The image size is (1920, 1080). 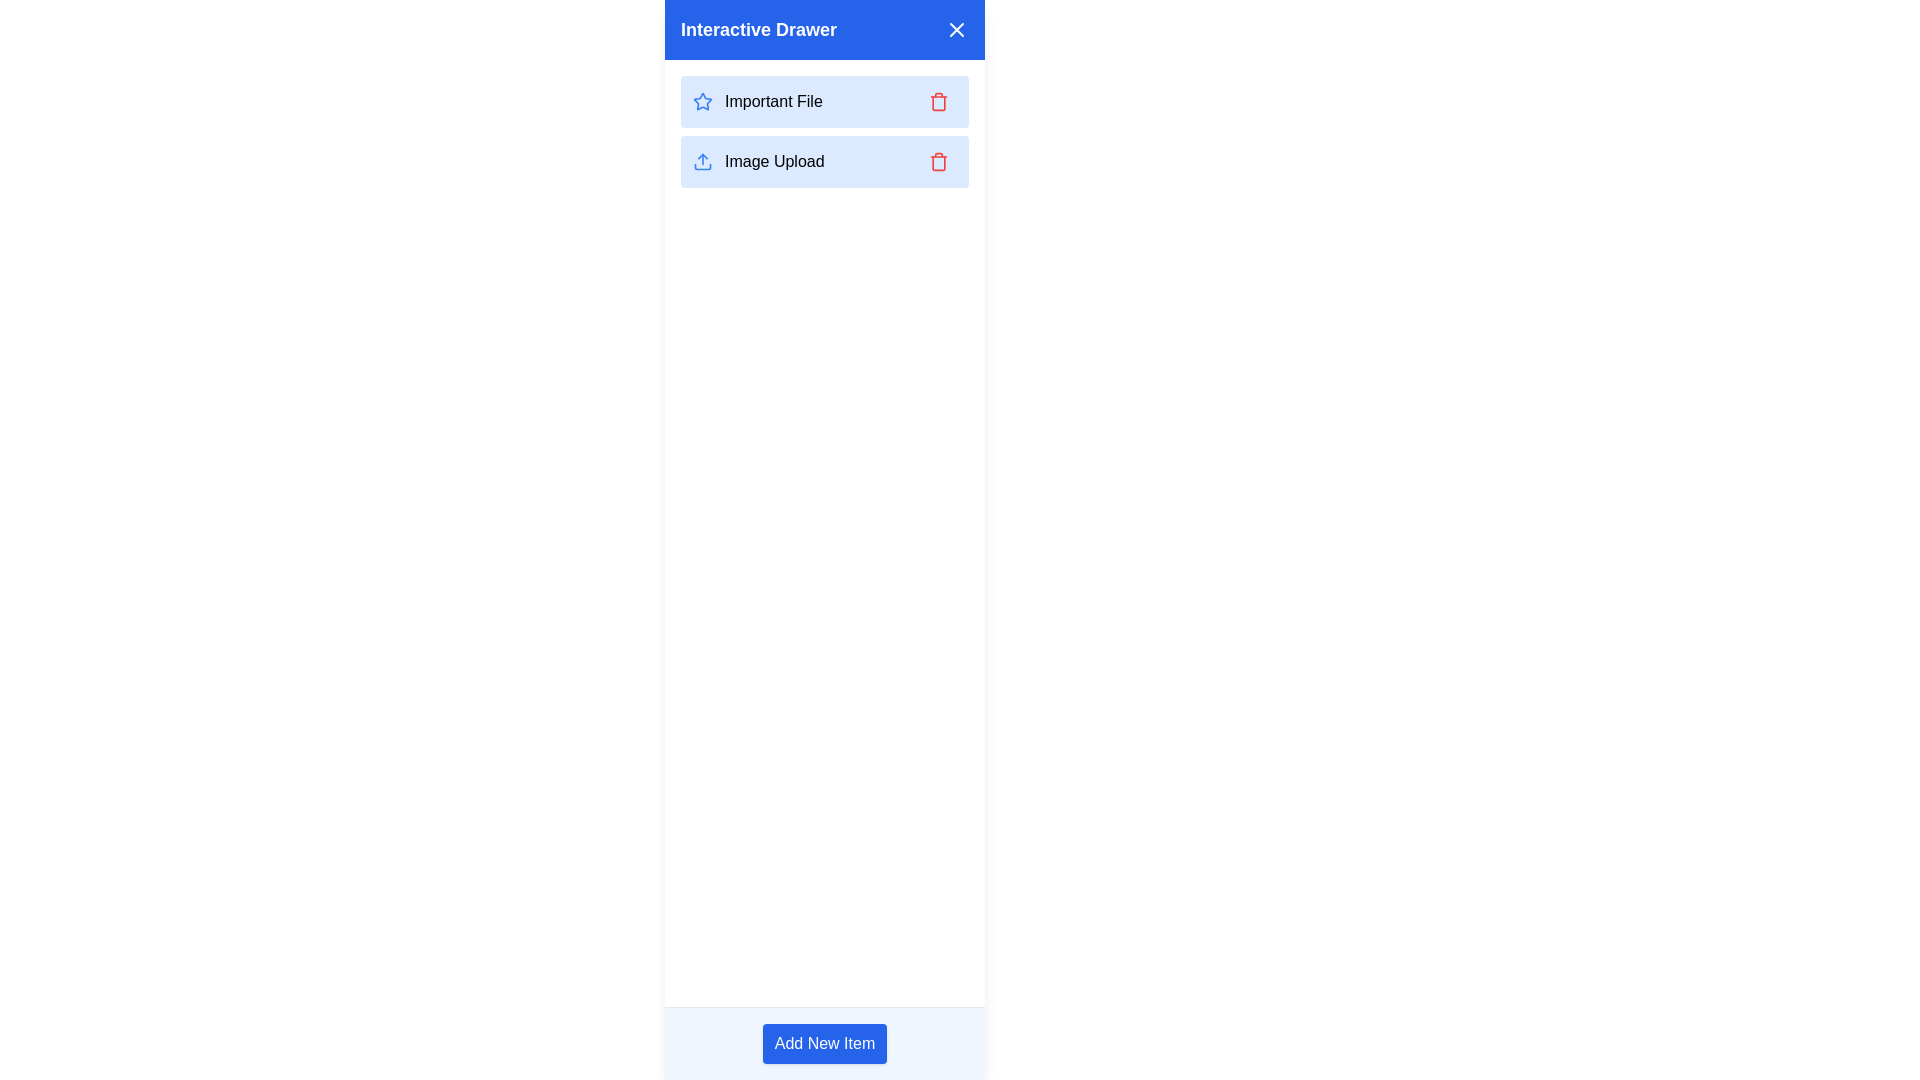 I want to click on the rectangular blue button labeled 'Add New Item' to observe the style change when hovered, so click(x=825, y=1043).